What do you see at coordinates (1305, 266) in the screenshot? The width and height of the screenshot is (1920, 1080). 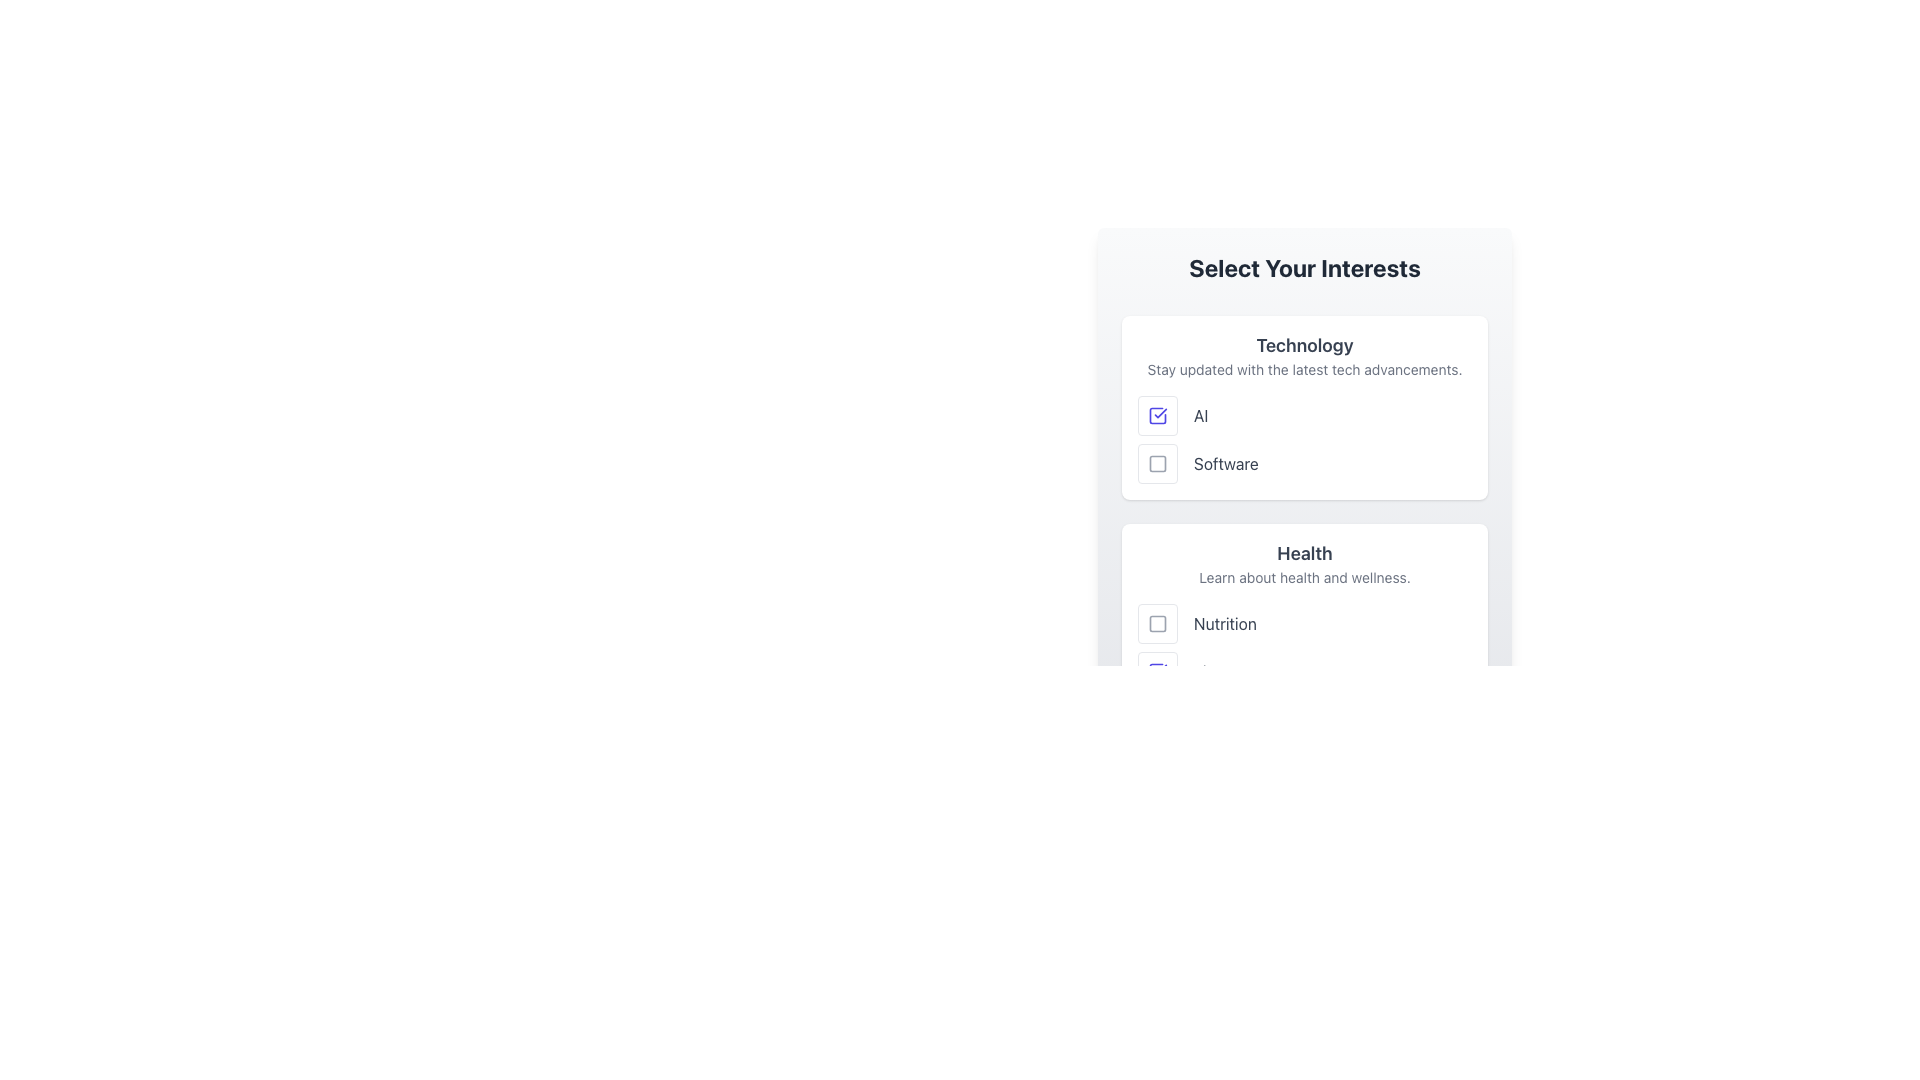 I see `the text label displaying 'Select Your Interests', which is a bold, large header centered at the top of the section` at bounding box center [1305, 266].